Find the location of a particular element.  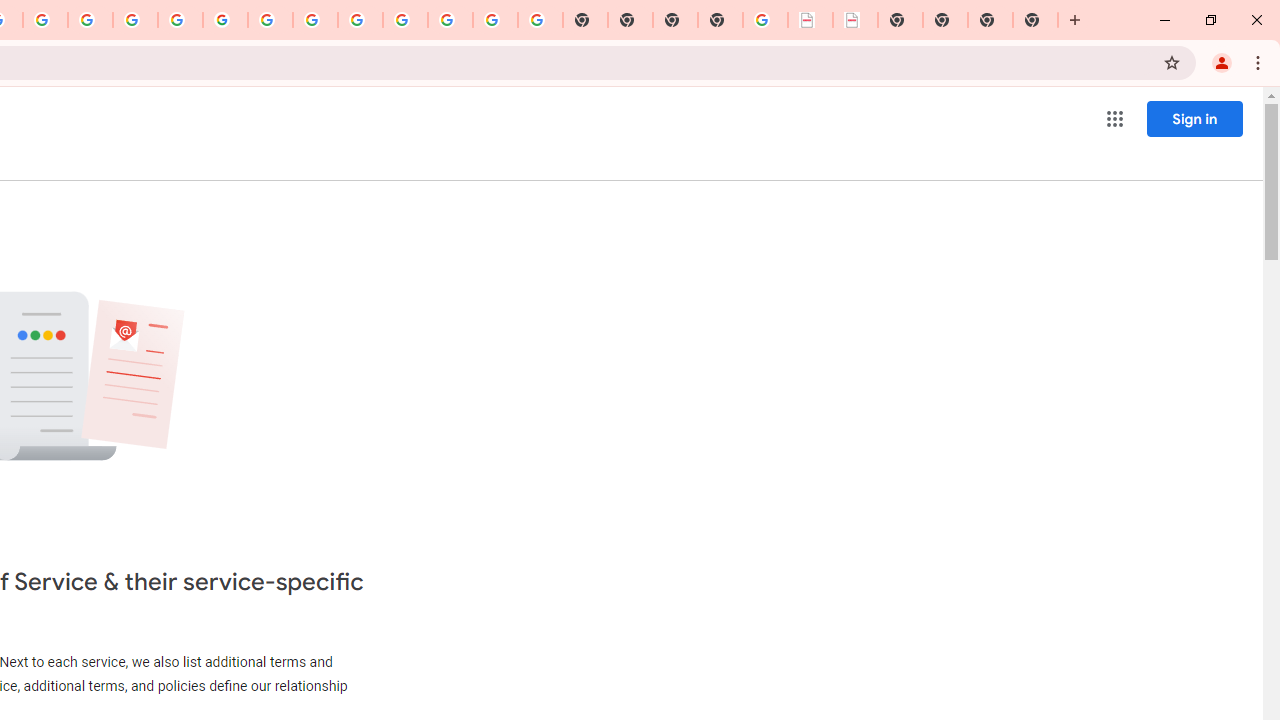

'Privacy Help Center - Policies Help' is located at coordinates (134, 20).